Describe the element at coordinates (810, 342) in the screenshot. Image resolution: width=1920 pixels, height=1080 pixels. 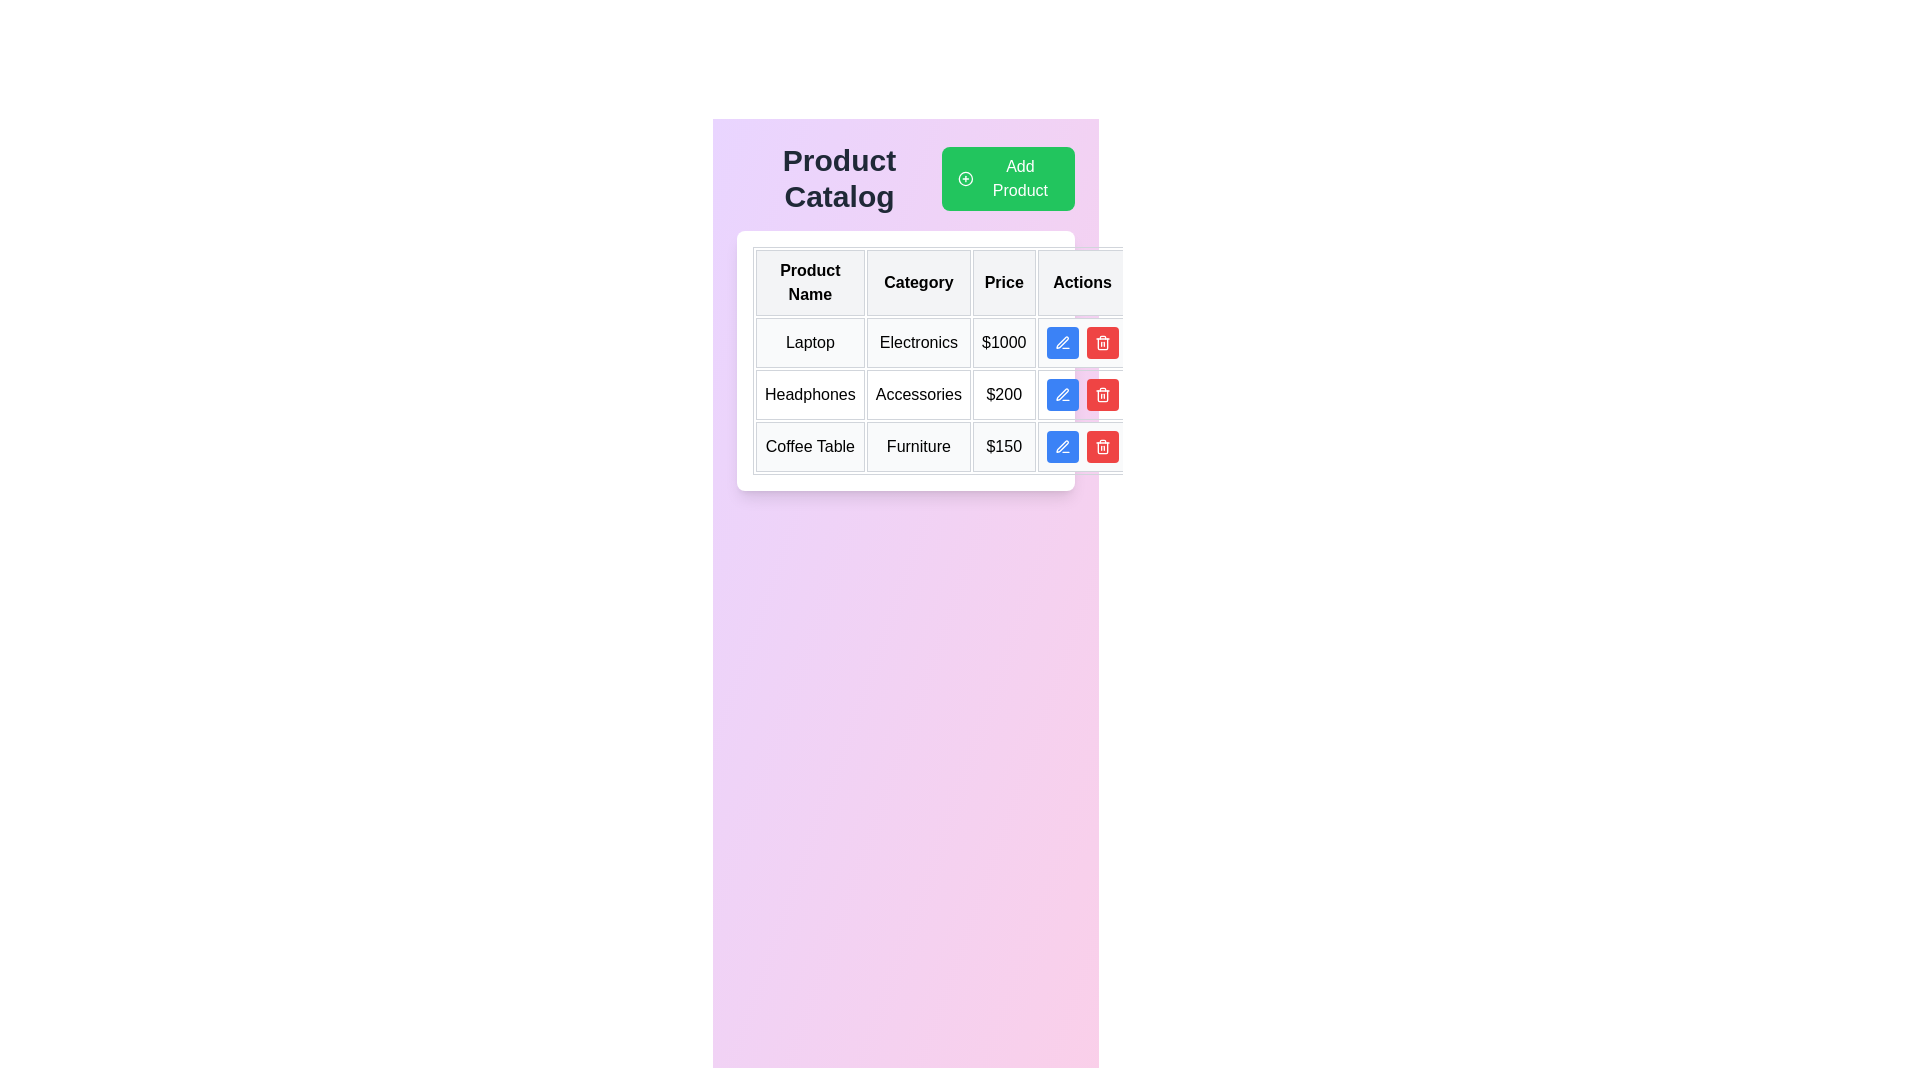
I see `the text label containing the word 'Laptop', which is the first cell in the row under the 'Product Name' header of the table` at that location.